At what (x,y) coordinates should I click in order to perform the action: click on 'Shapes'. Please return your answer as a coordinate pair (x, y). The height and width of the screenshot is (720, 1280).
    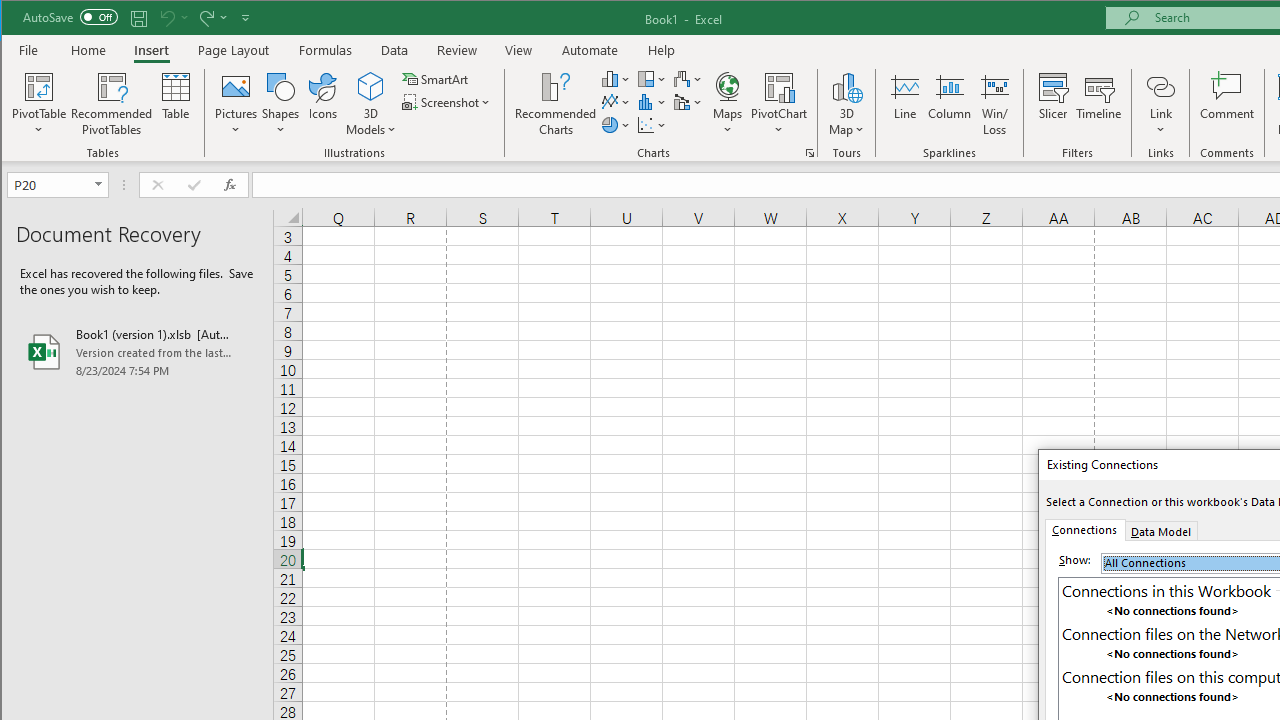
    Looking at the image, I should click on (279, 104).